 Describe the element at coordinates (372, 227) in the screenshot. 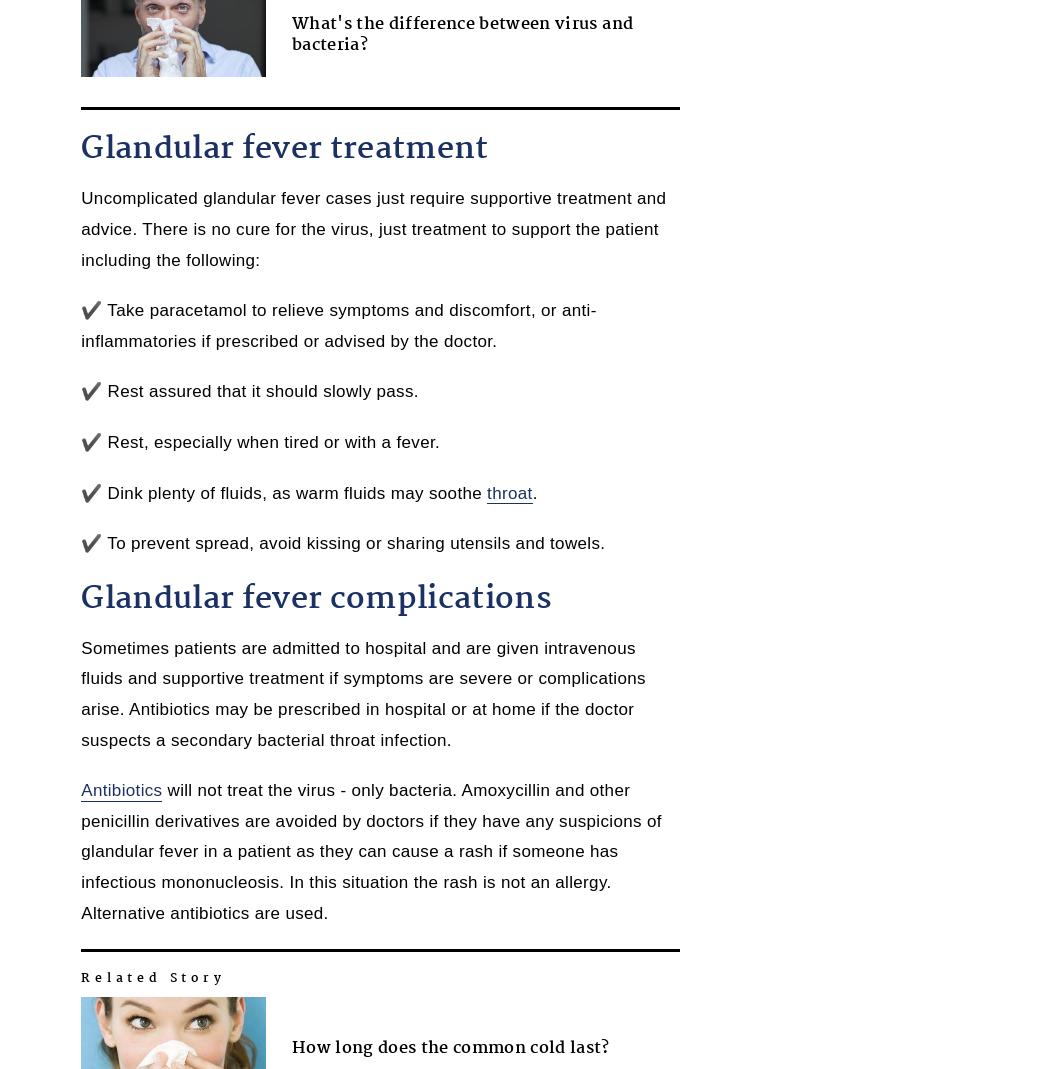

I see `'Uncomplicated glandular fever cases just require supportive treatment and advice. There is no cure for the virus, just treatment to support the patient including the following:'` at that location.